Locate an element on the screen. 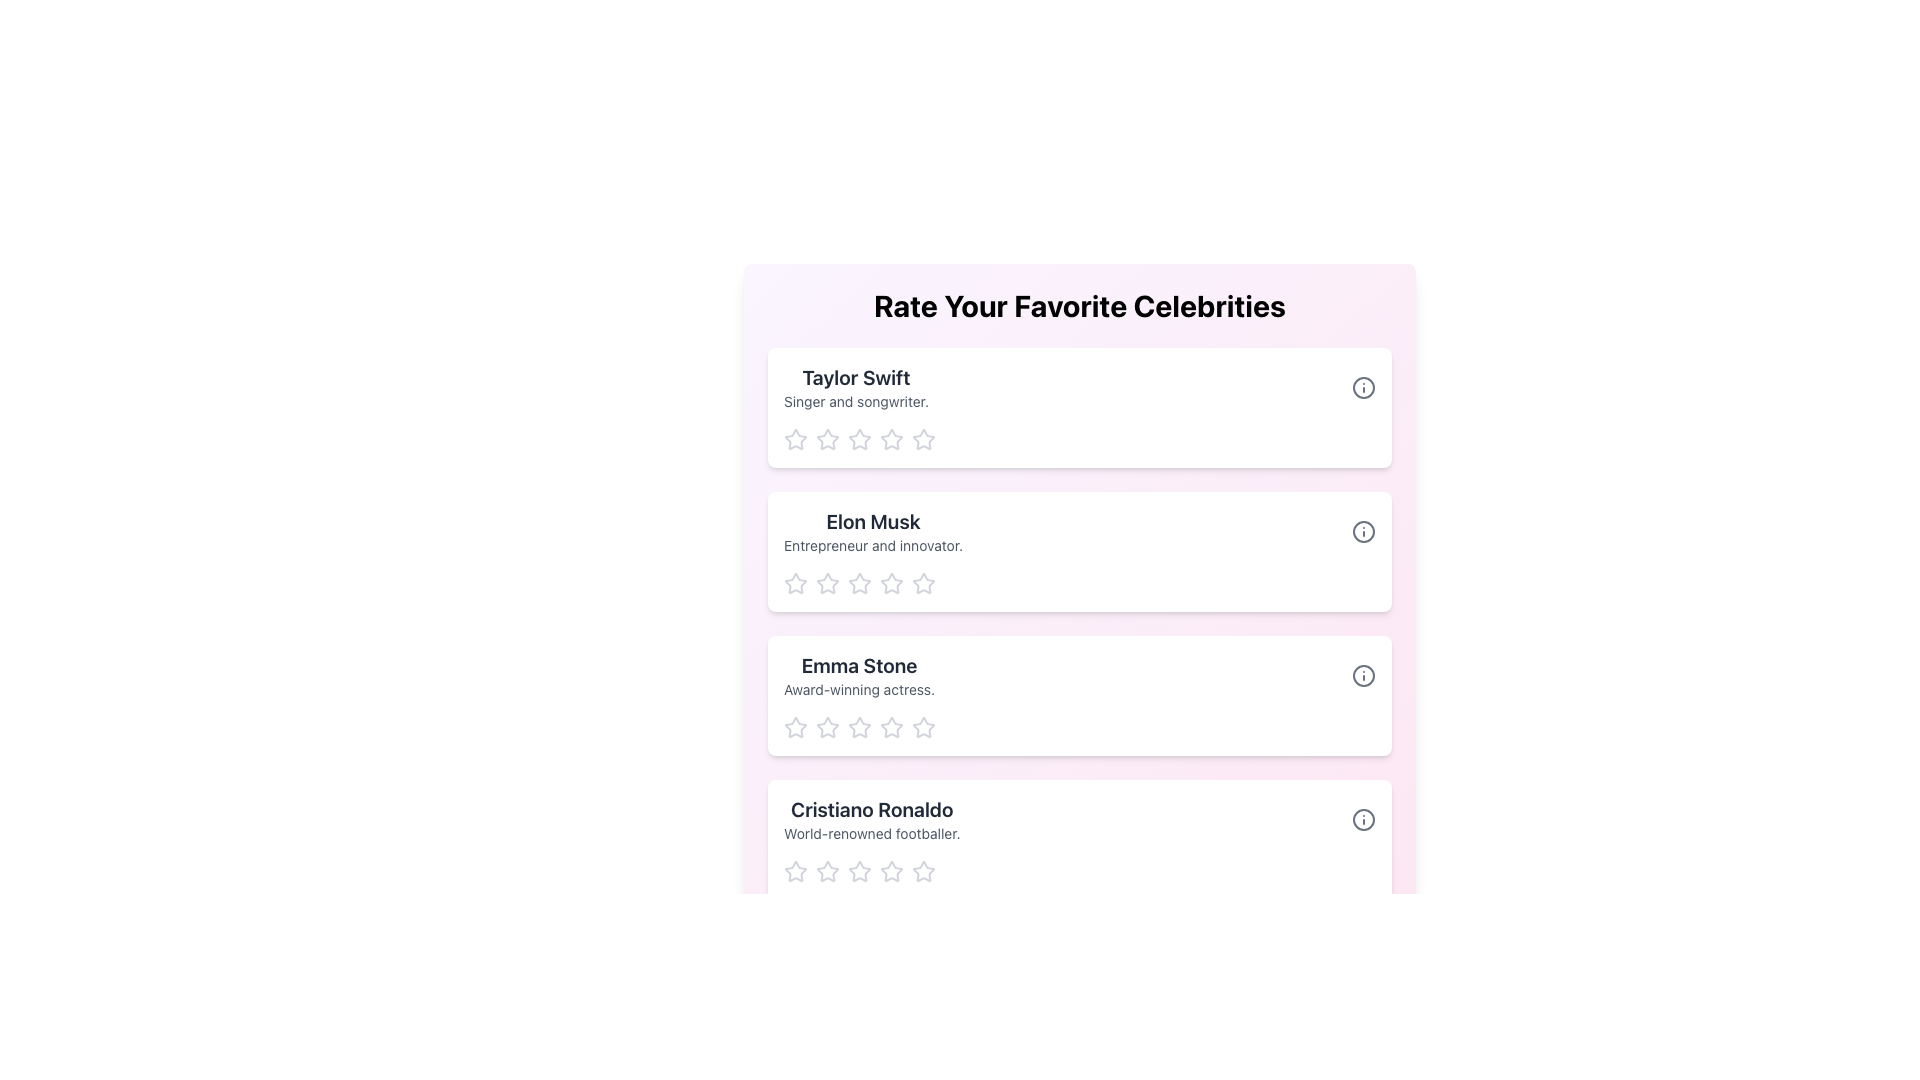 The width and height of the screenshot is (1920, 1080). the text label displaying 'Emma Stone', which is in bold black font and located in the third row of the 'Rate Your Favorite Celebrities' list, below 'Elon Musk' is located at coordinates (859, 675).